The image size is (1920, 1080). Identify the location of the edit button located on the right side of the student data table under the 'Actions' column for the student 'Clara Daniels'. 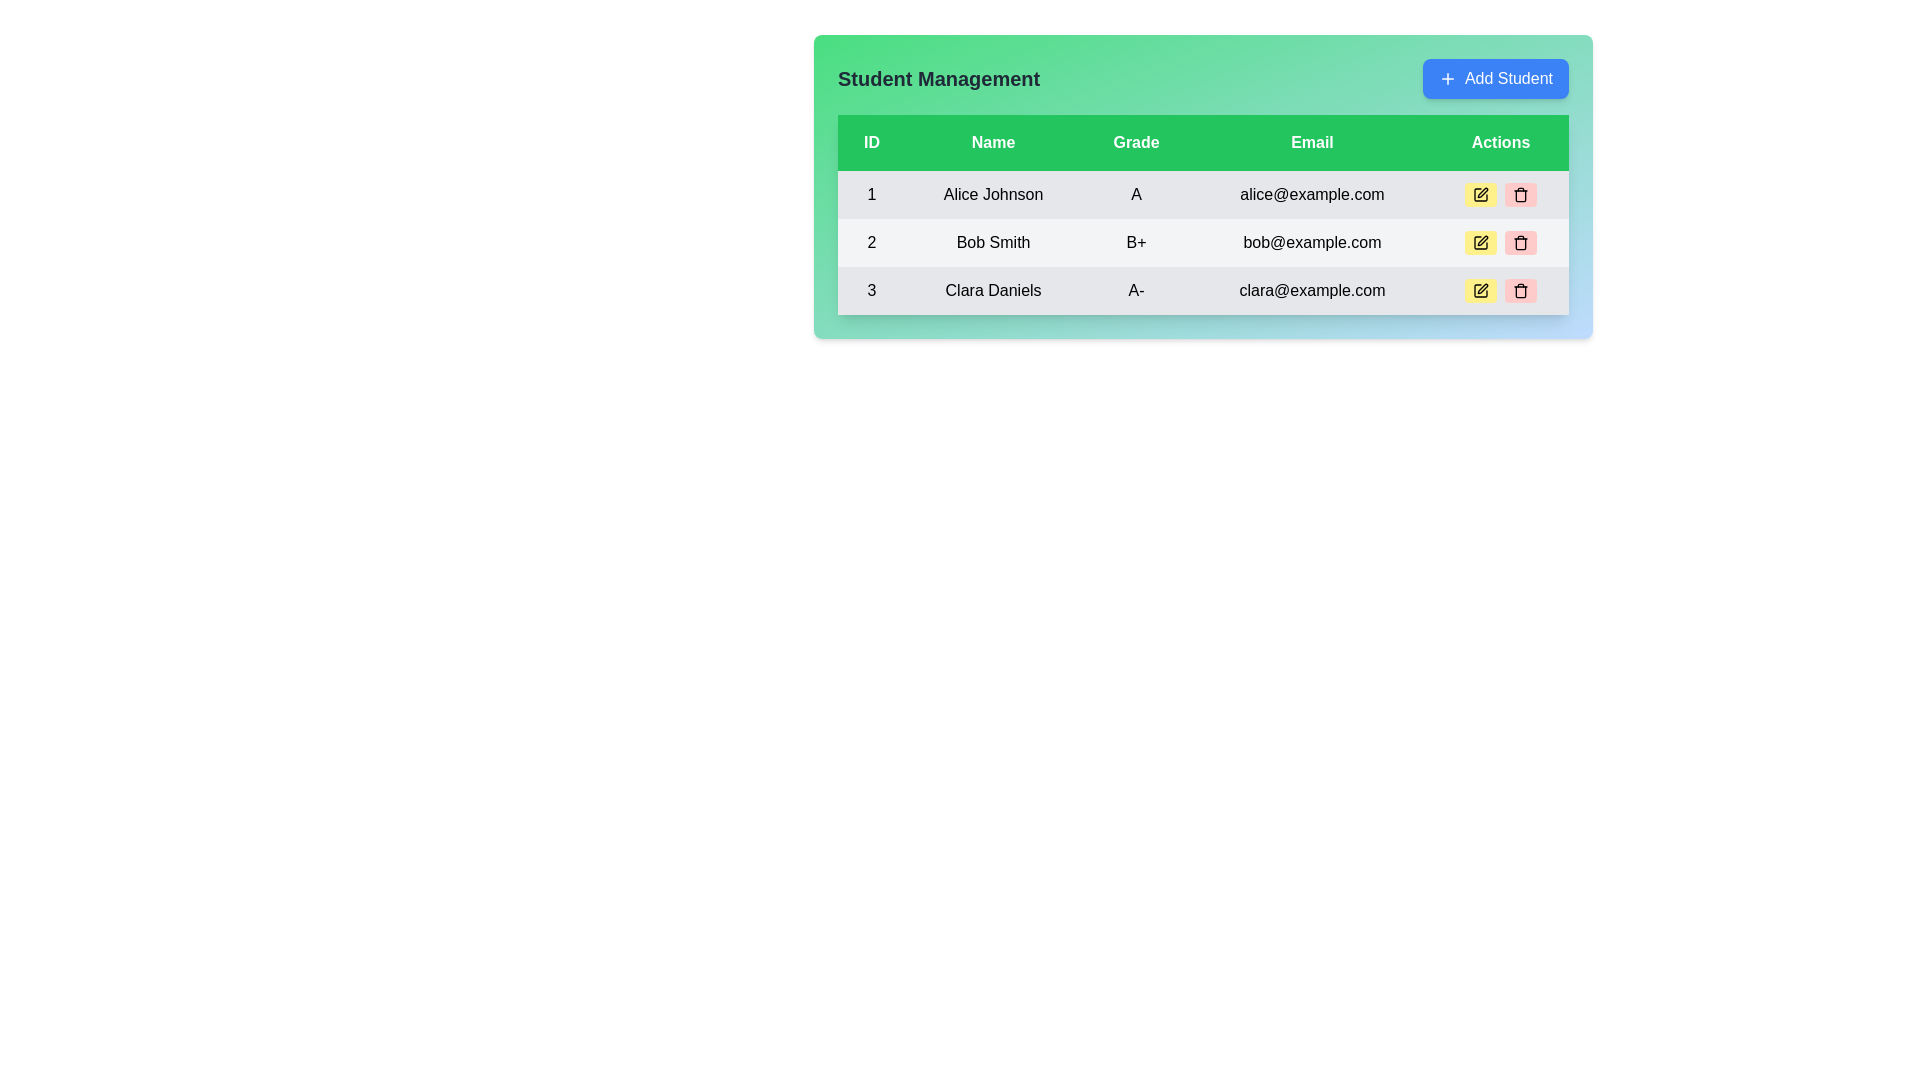
(1479, 290).